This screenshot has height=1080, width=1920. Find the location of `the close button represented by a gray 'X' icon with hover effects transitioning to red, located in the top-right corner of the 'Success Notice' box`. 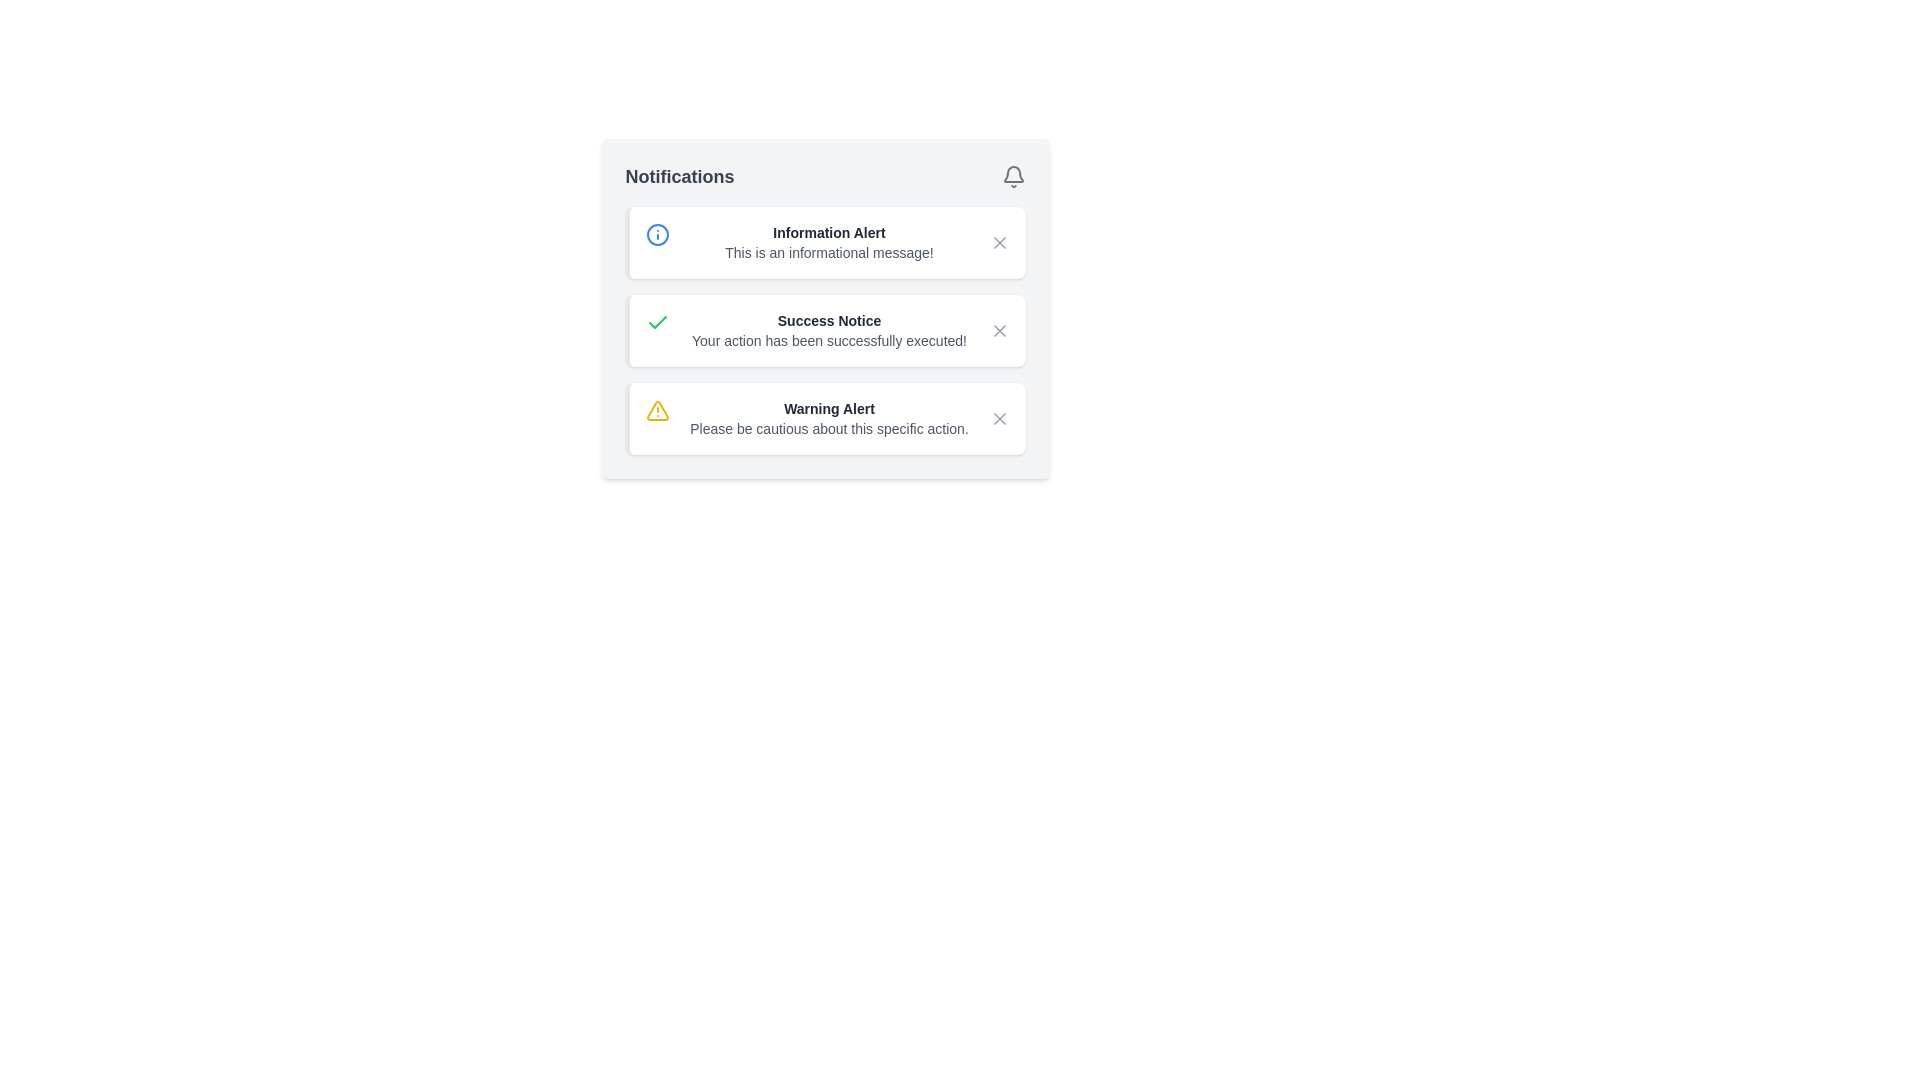

the close button represented by a gray 'X' icon with hover effects transitioning to red, located in the top-right corner of the 'Success Notice' box is located at coordinates (999, 330).